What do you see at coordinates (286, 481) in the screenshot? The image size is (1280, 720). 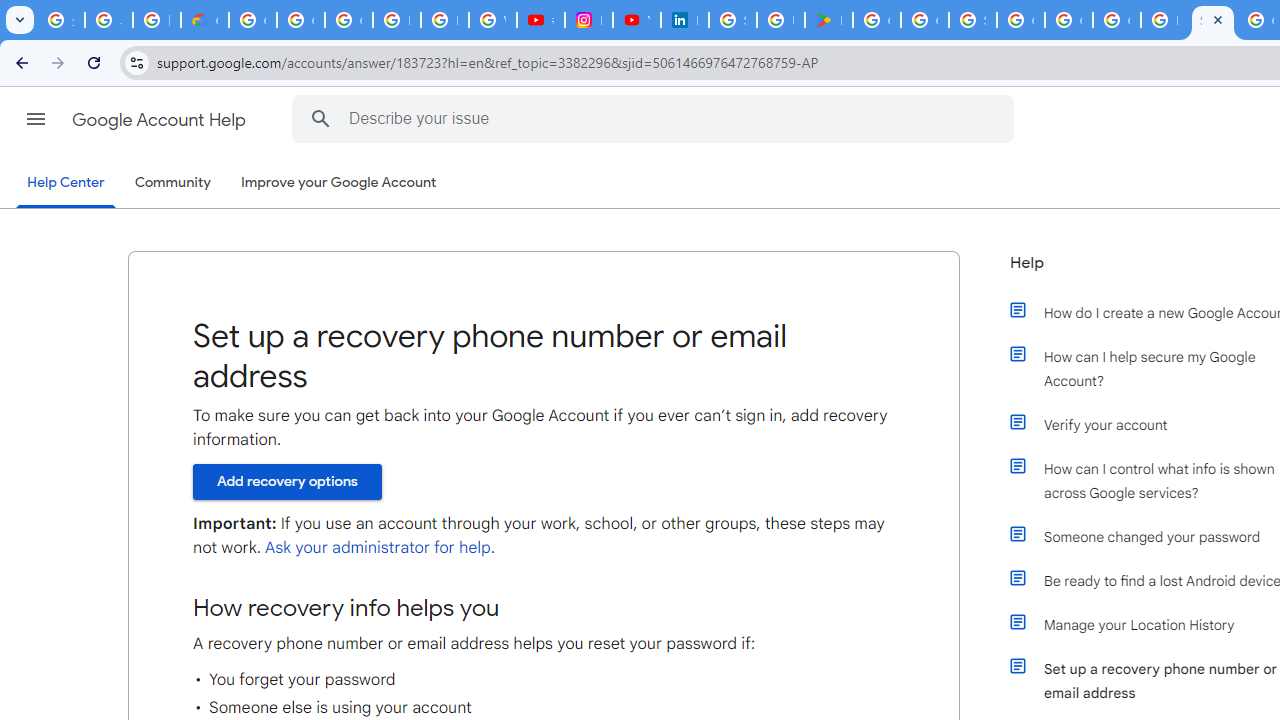 I see `'Add recovery options'` at bounding box center [286, 481].